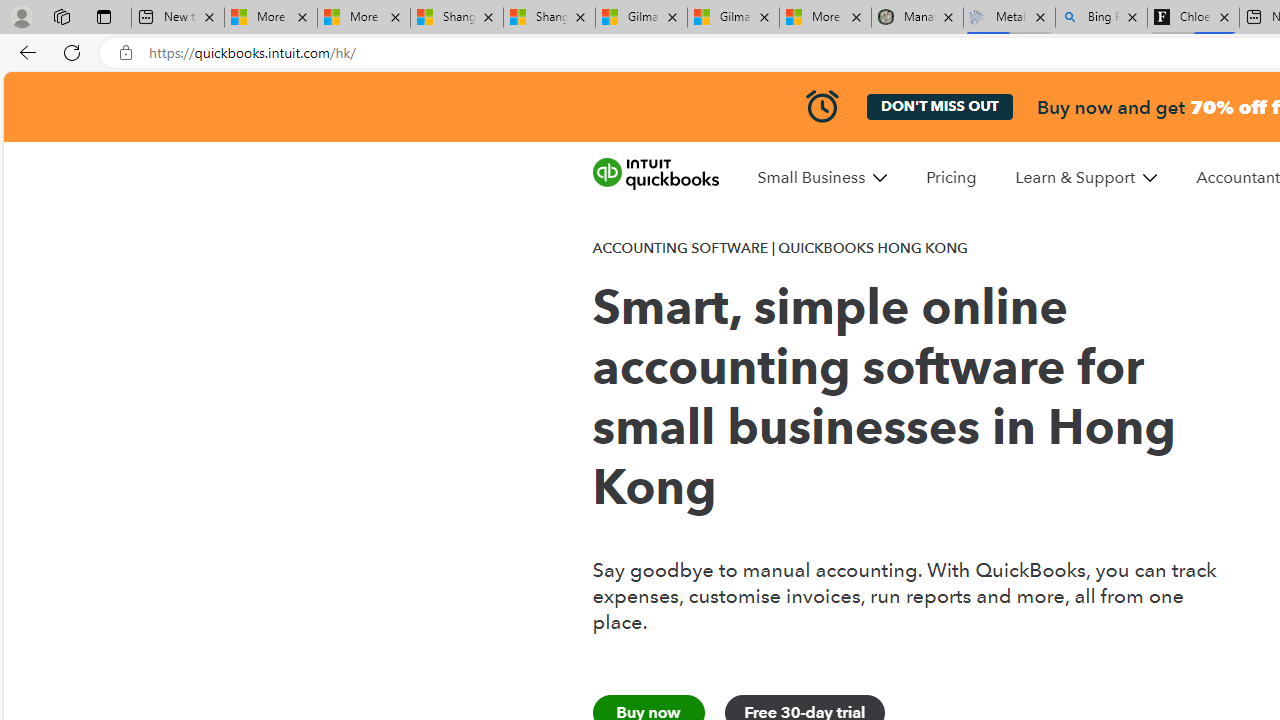 The image size is (1280, 720). I want to click on 'Personal Profile', so click(21, 16).